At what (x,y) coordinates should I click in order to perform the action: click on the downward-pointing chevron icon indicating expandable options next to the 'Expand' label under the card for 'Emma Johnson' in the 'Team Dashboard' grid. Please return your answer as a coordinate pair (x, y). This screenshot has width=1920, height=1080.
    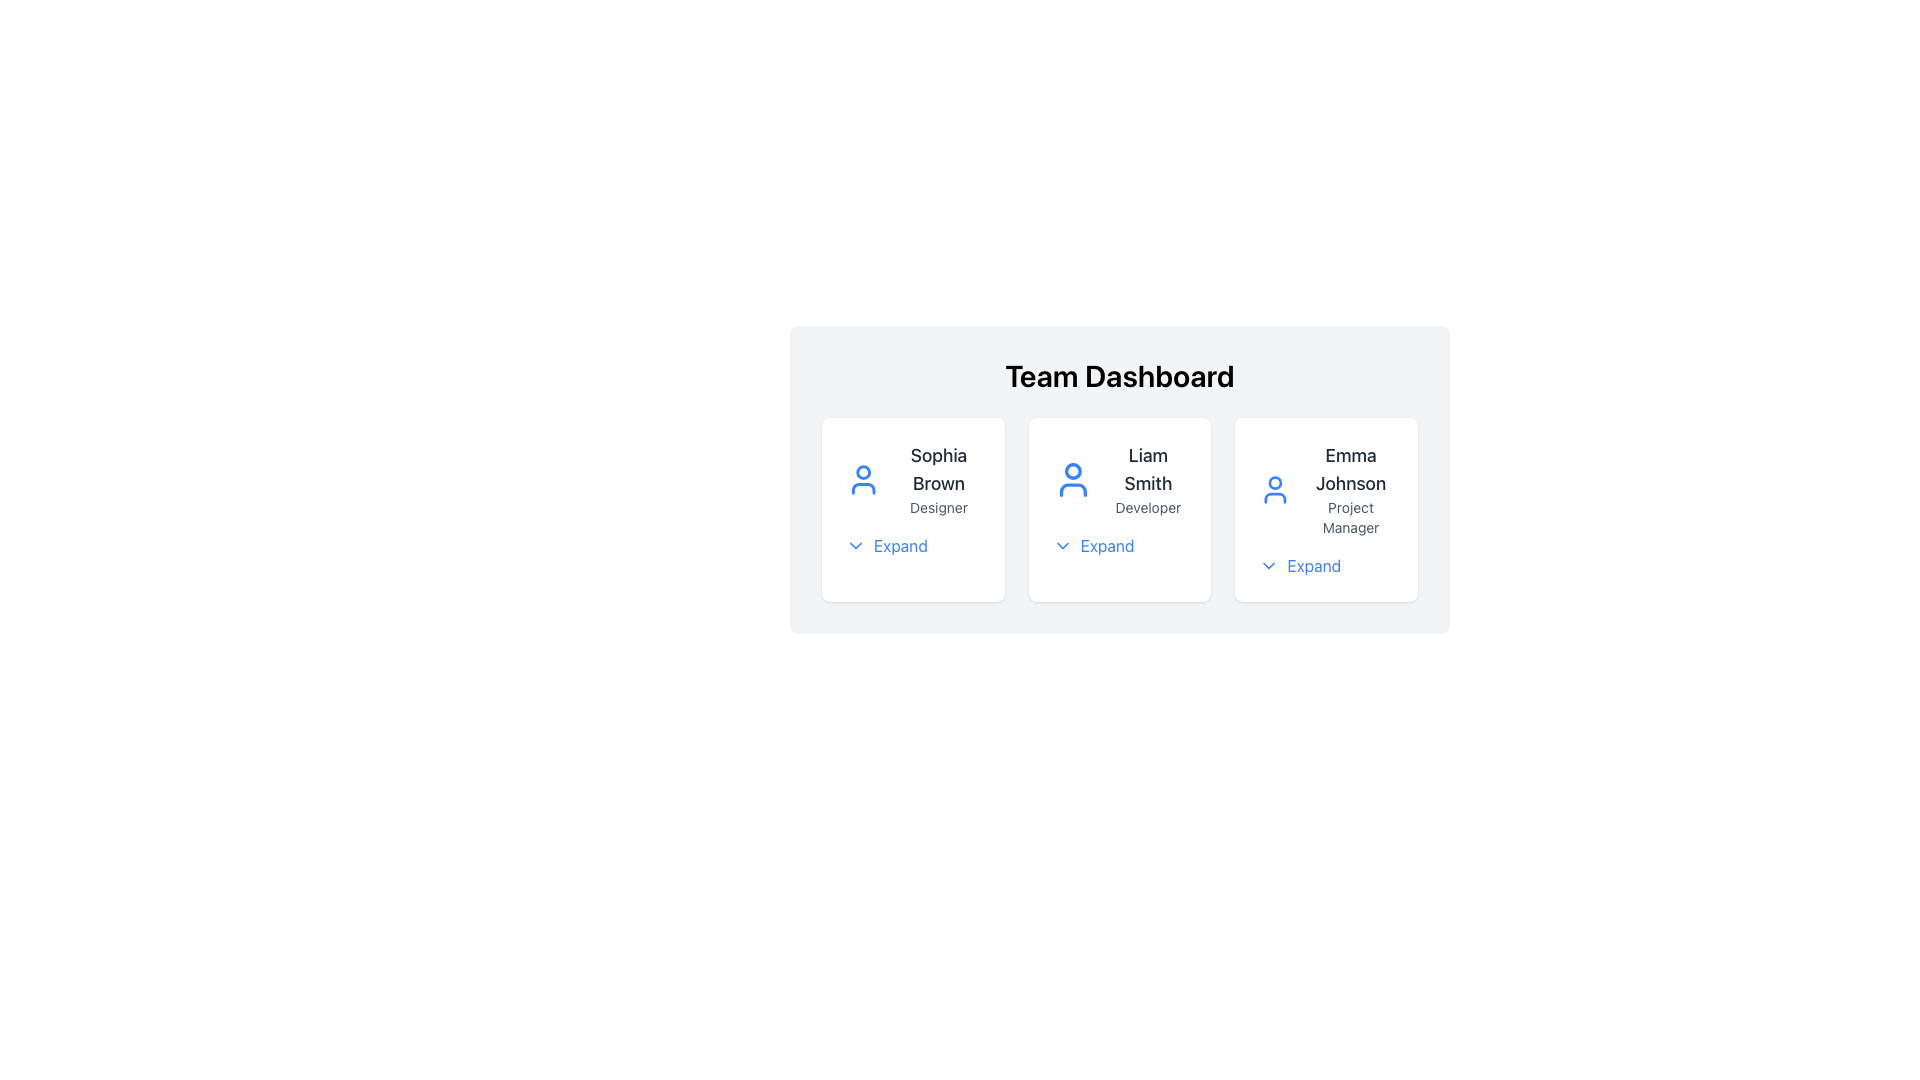
    Looking at the image, I should click on (1268, 566).